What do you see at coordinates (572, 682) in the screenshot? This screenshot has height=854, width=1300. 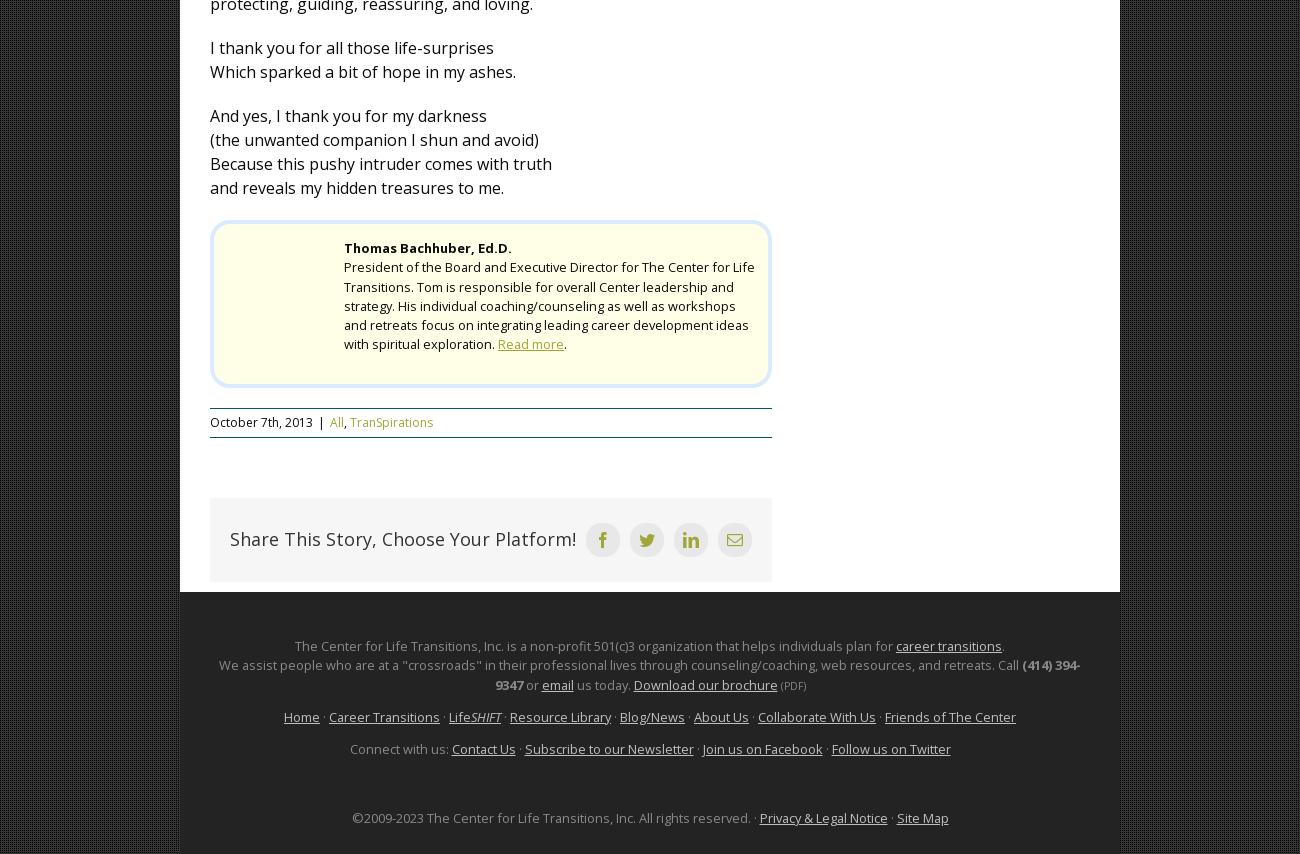 I see `'us today.'` at bounding box center [572, 682].